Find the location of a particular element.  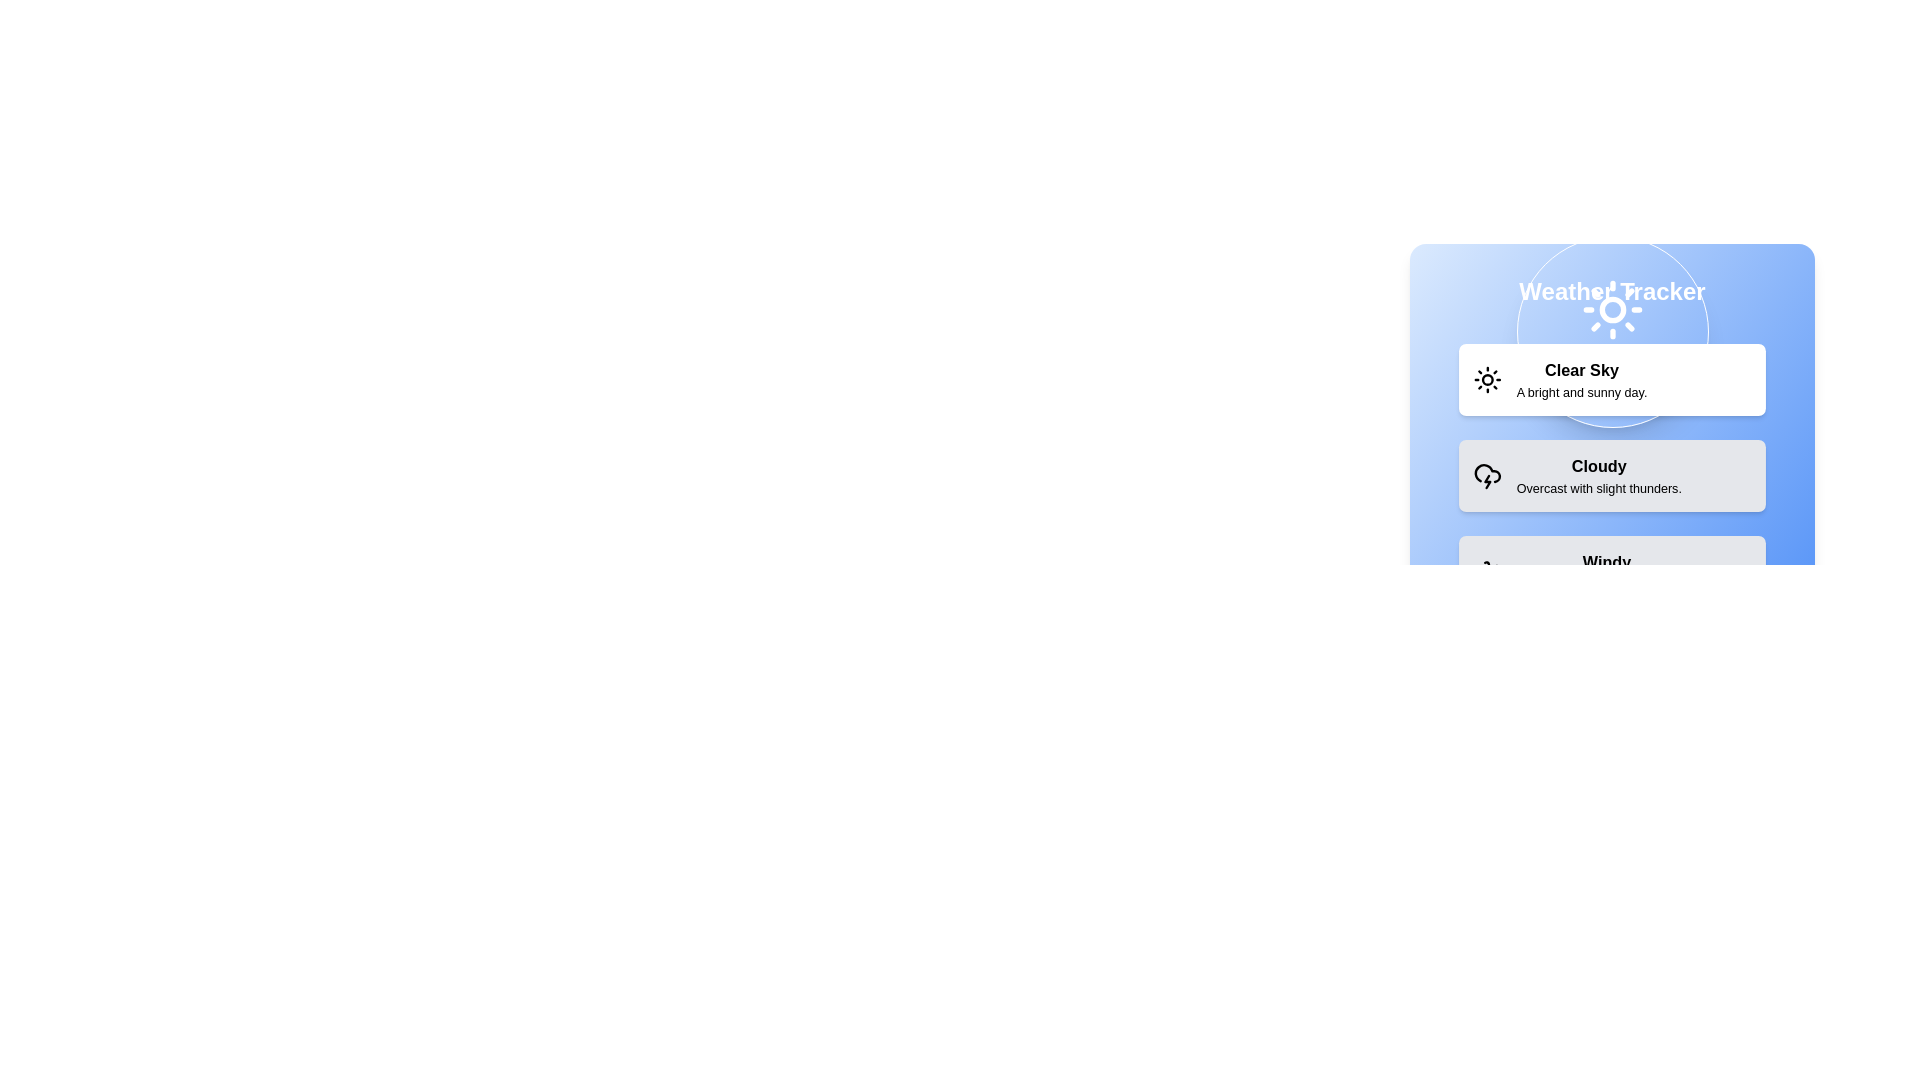

the 'Clear Sky' graphic icon element that visually represents the weather status is located at coordinates (1600, 293).